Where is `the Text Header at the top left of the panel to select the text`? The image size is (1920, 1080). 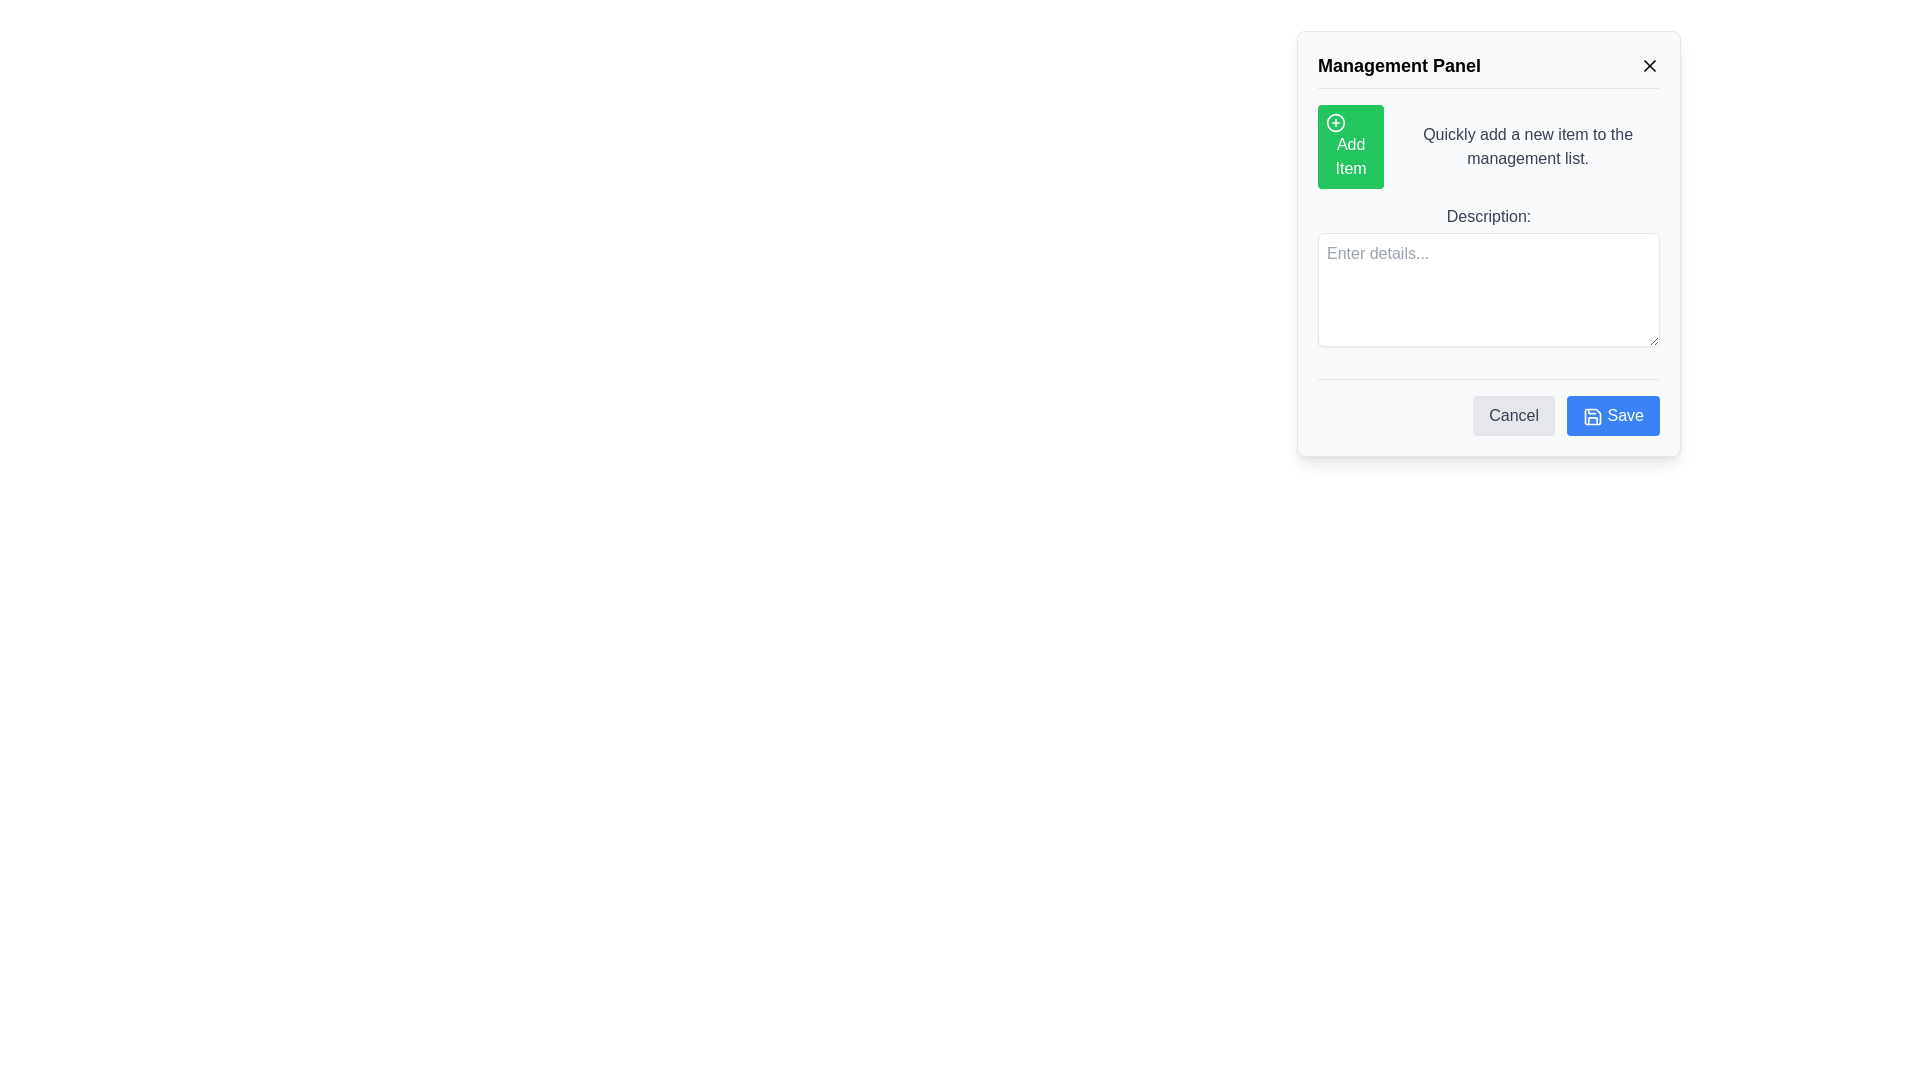
the Text Header at the top left of the panel to select the text is located at coordinates (1368, 60).